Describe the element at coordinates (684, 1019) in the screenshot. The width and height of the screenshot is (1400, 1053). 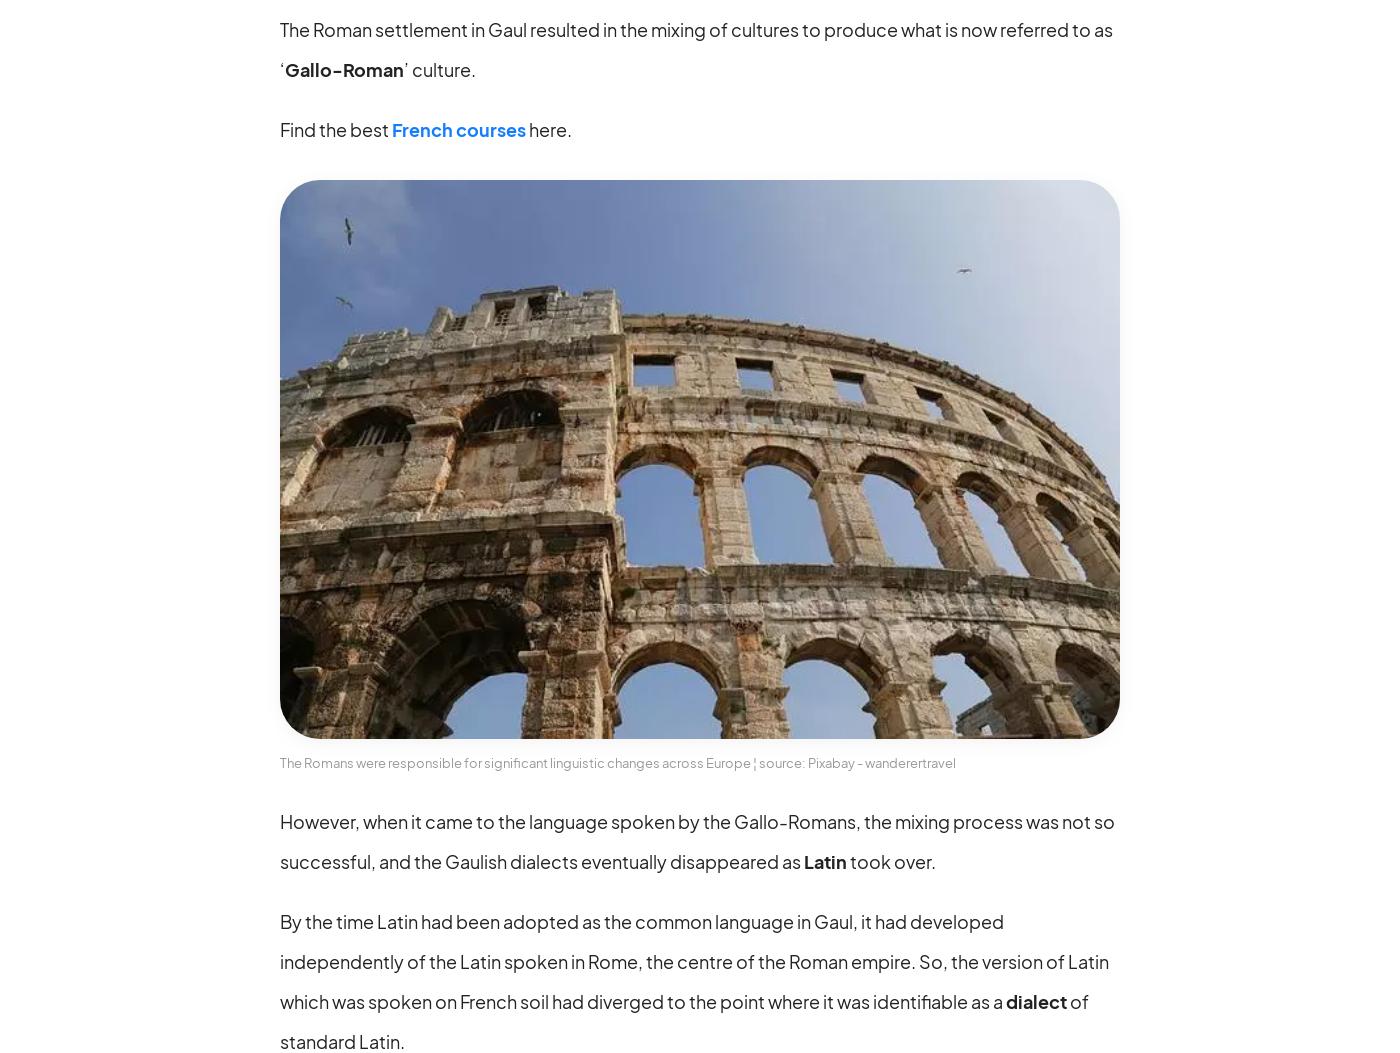
I see `'of standard Latin.'` at that location.